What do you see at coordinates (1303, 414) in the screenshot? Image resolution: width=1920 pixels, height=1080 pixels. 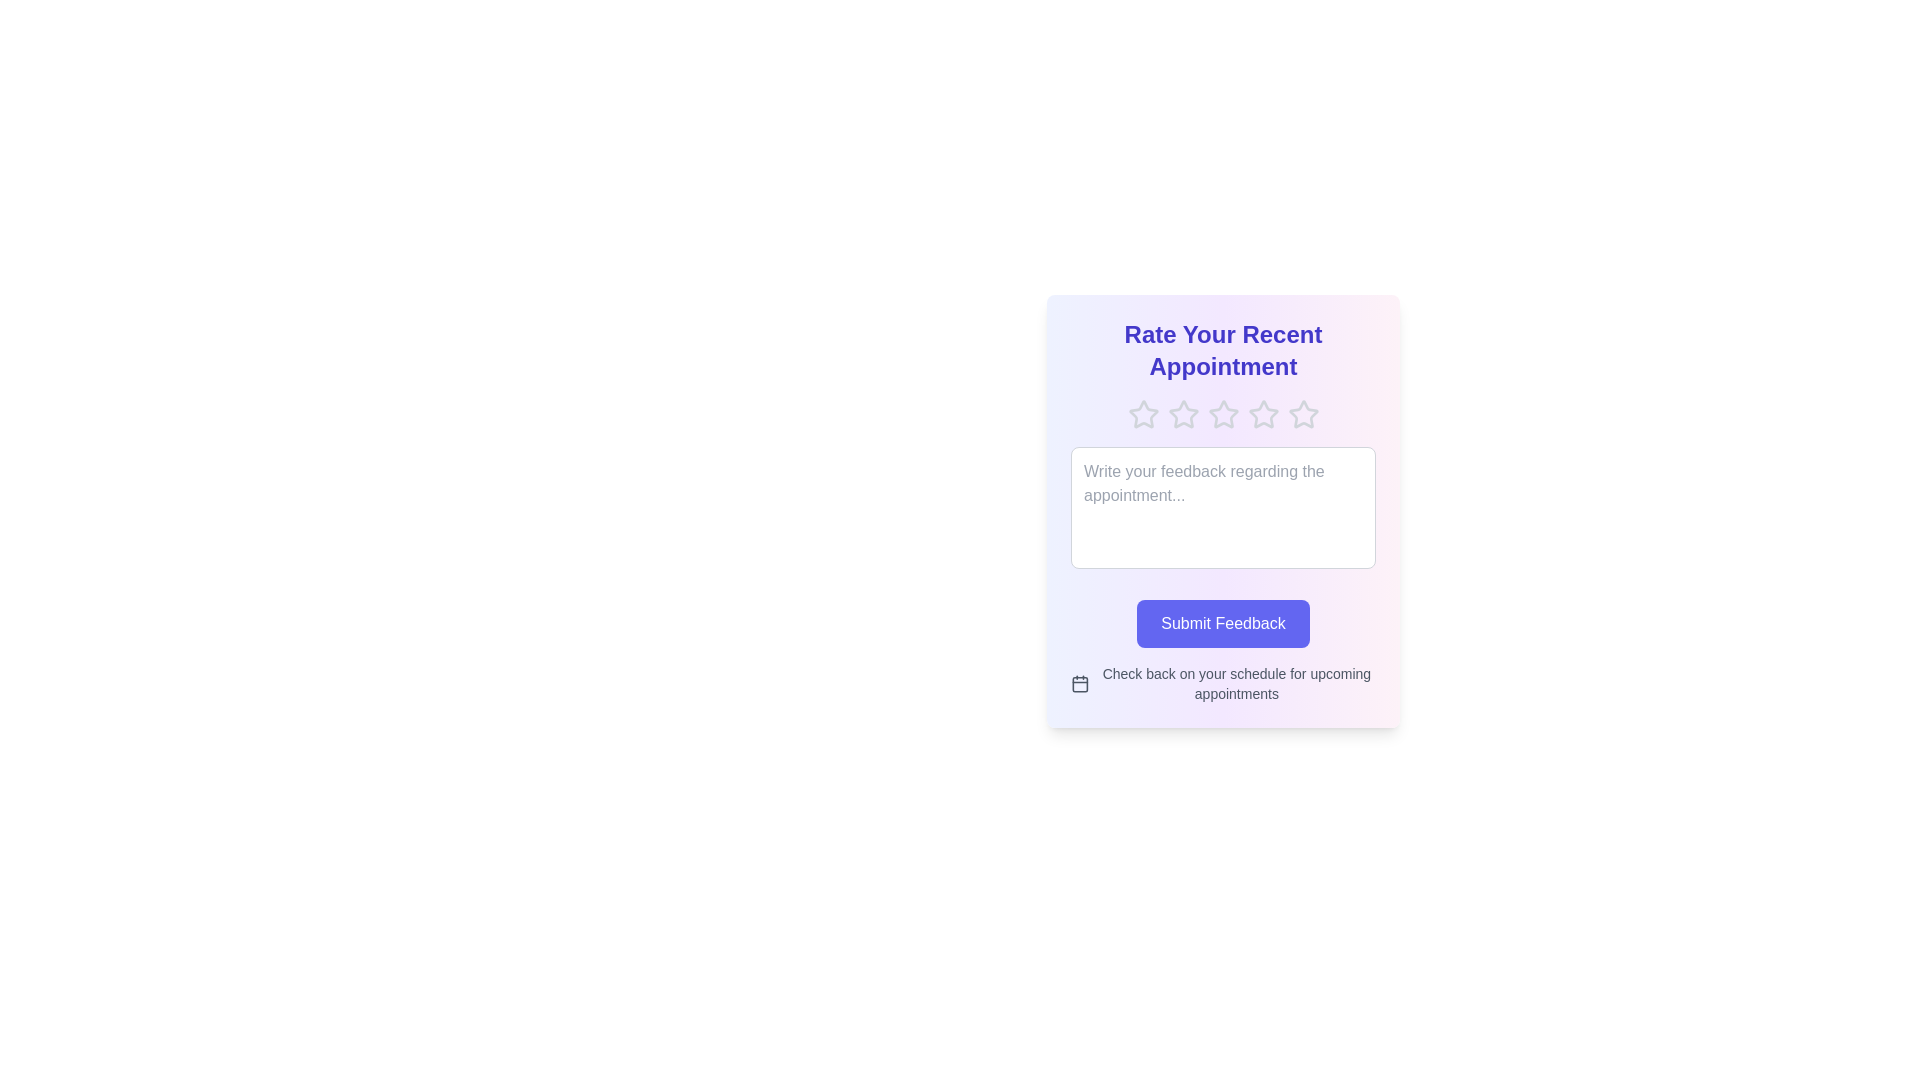 I see `the rating to 5 stars by clicking on the corresponding star` at bounding box center [1303, 414].